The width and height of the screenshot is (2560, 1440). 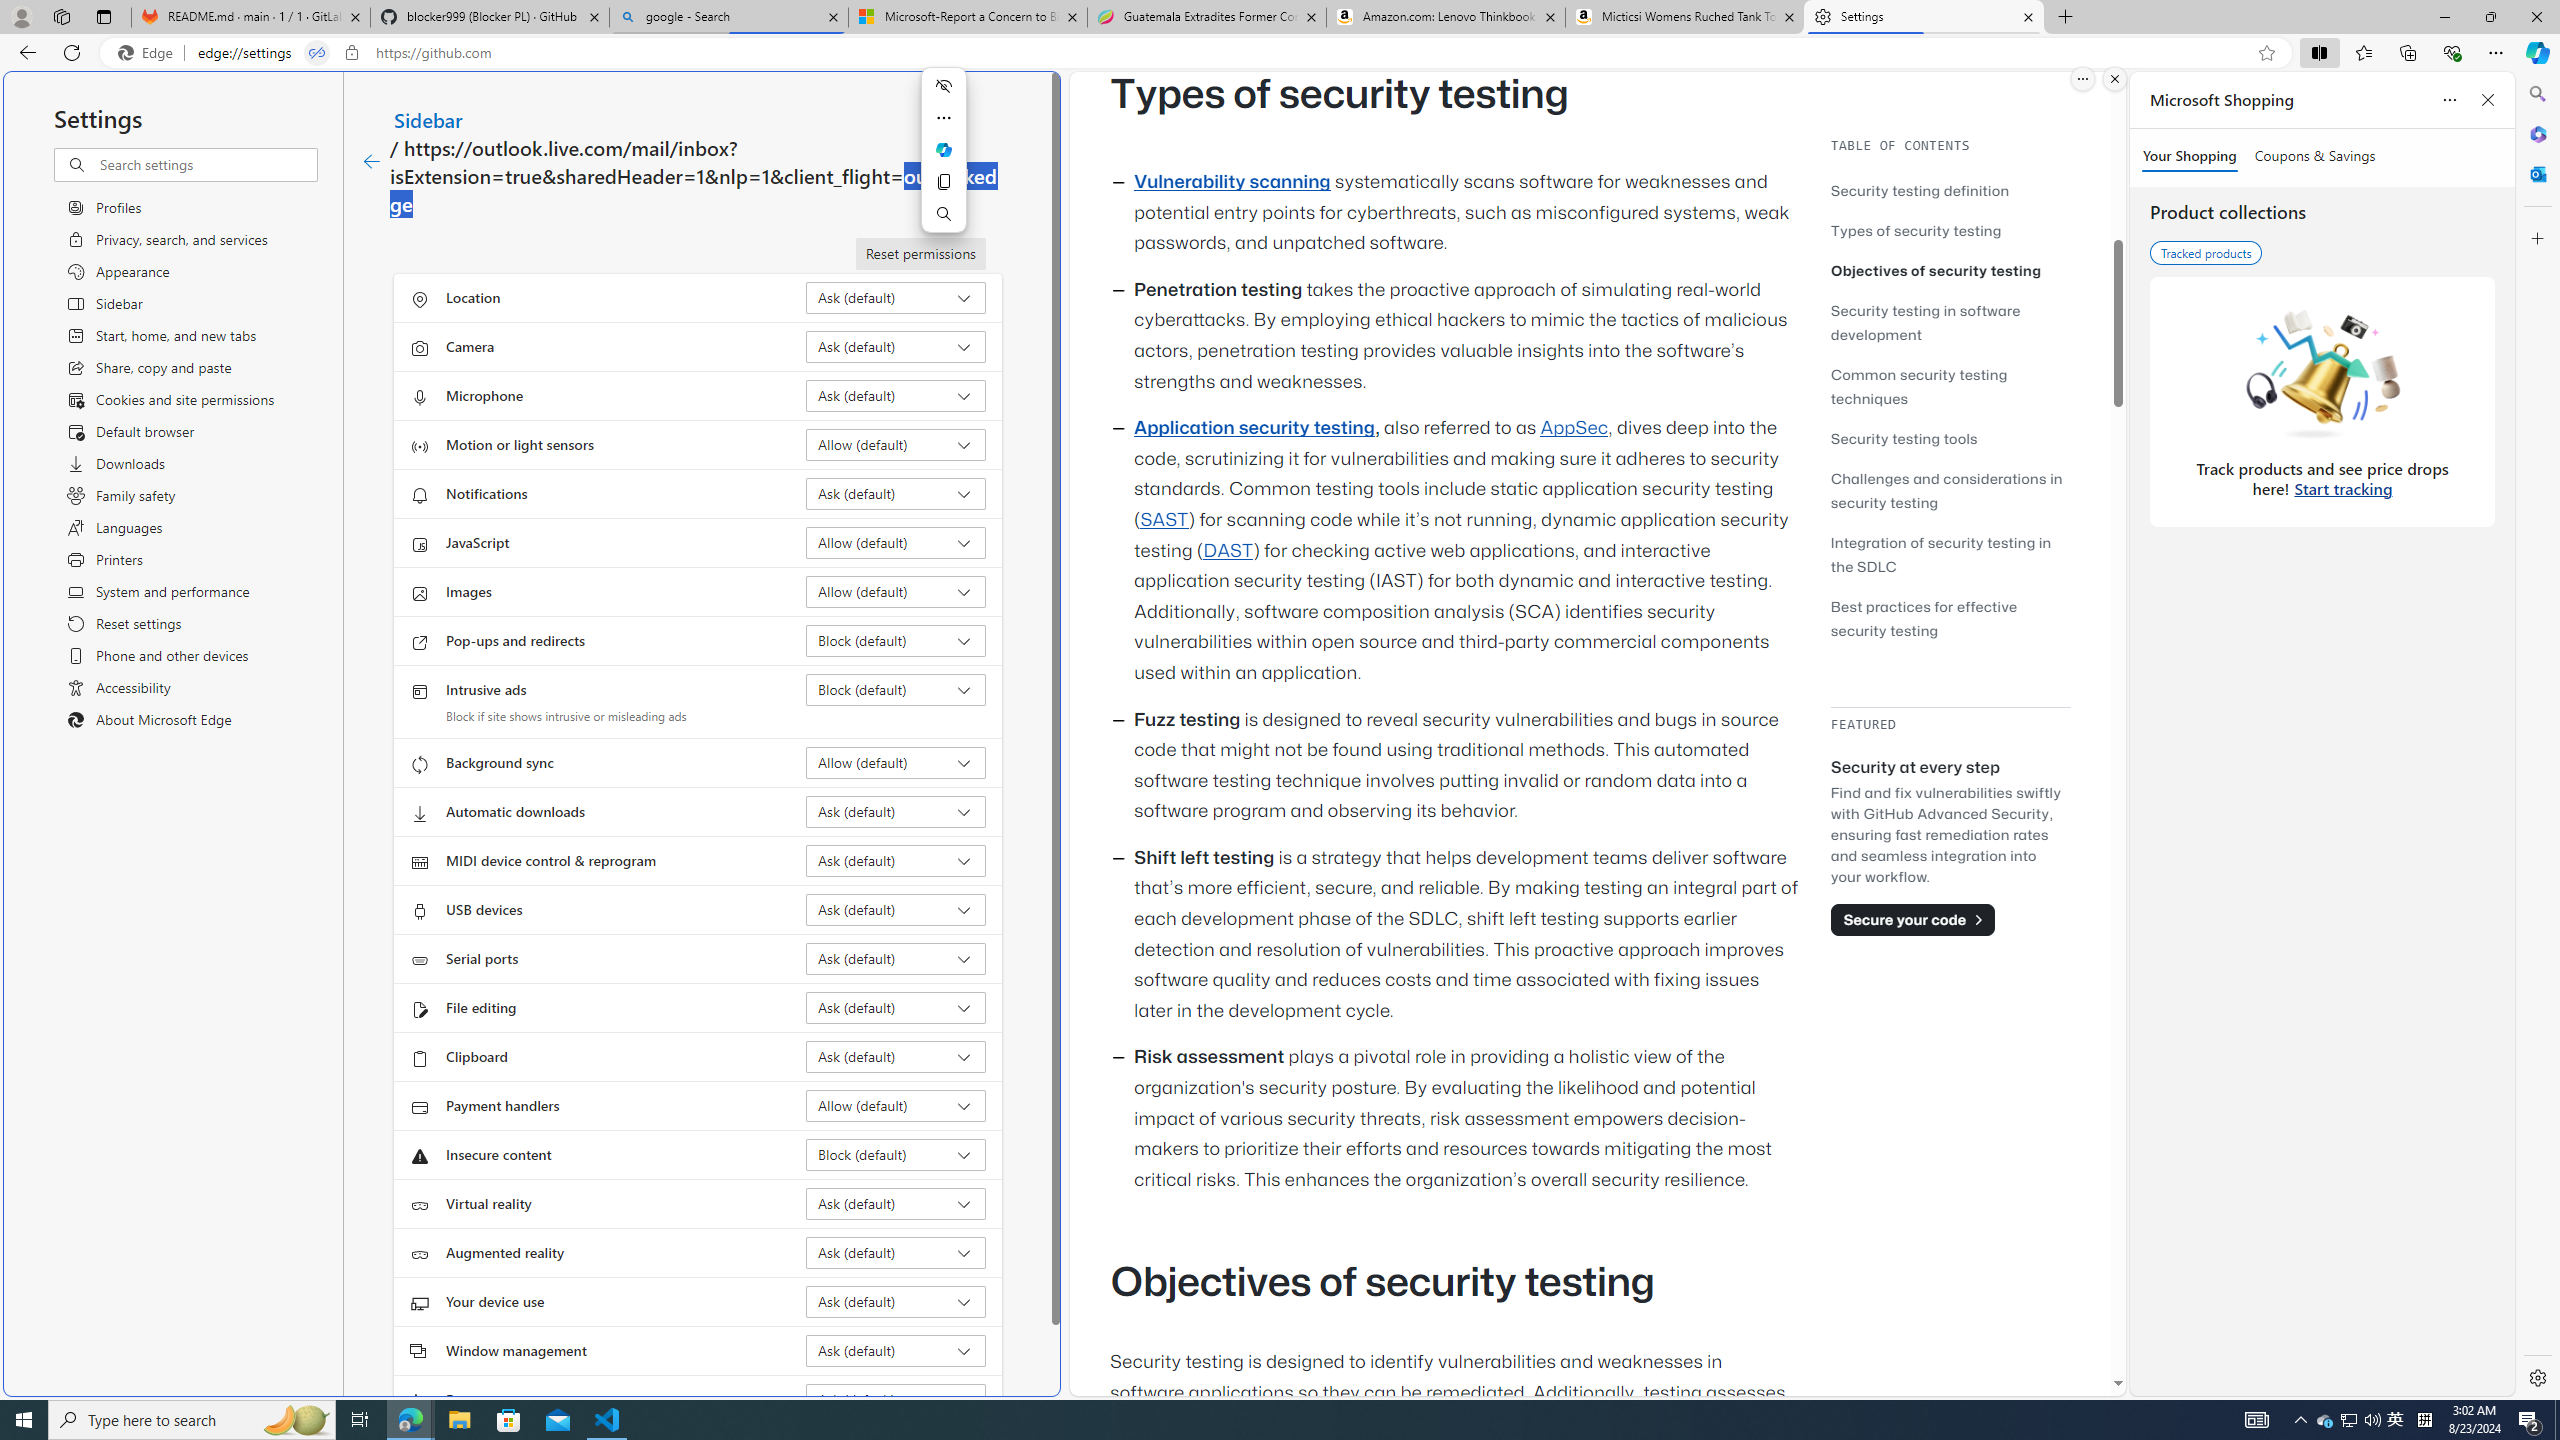 I want to click on 'Background sync Allow (default)', so click(x=896, y=762).